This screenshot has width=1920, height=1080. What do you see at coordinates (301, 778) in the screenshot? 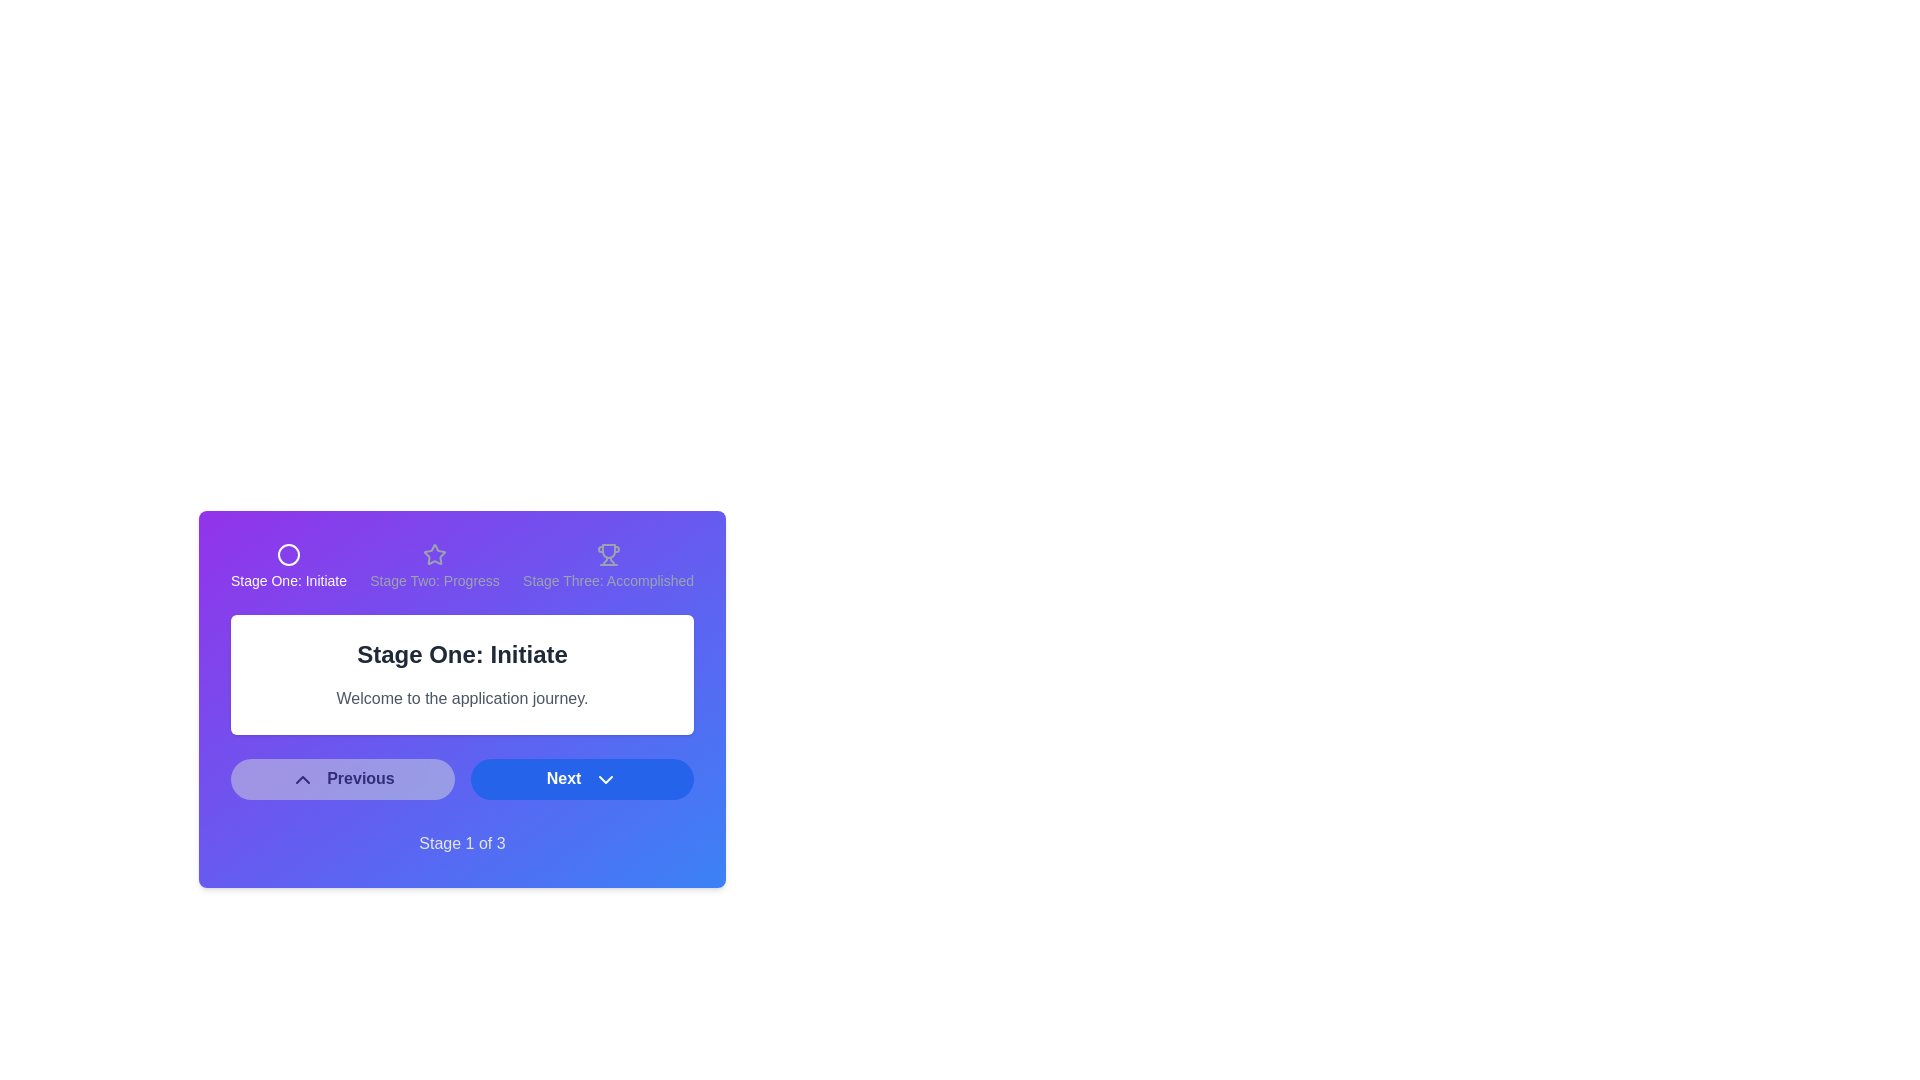
I see `the chevron icon within the 'Previous' button located on the left side of the interface near the bottom of the main card` at bounding box center [301, 778].